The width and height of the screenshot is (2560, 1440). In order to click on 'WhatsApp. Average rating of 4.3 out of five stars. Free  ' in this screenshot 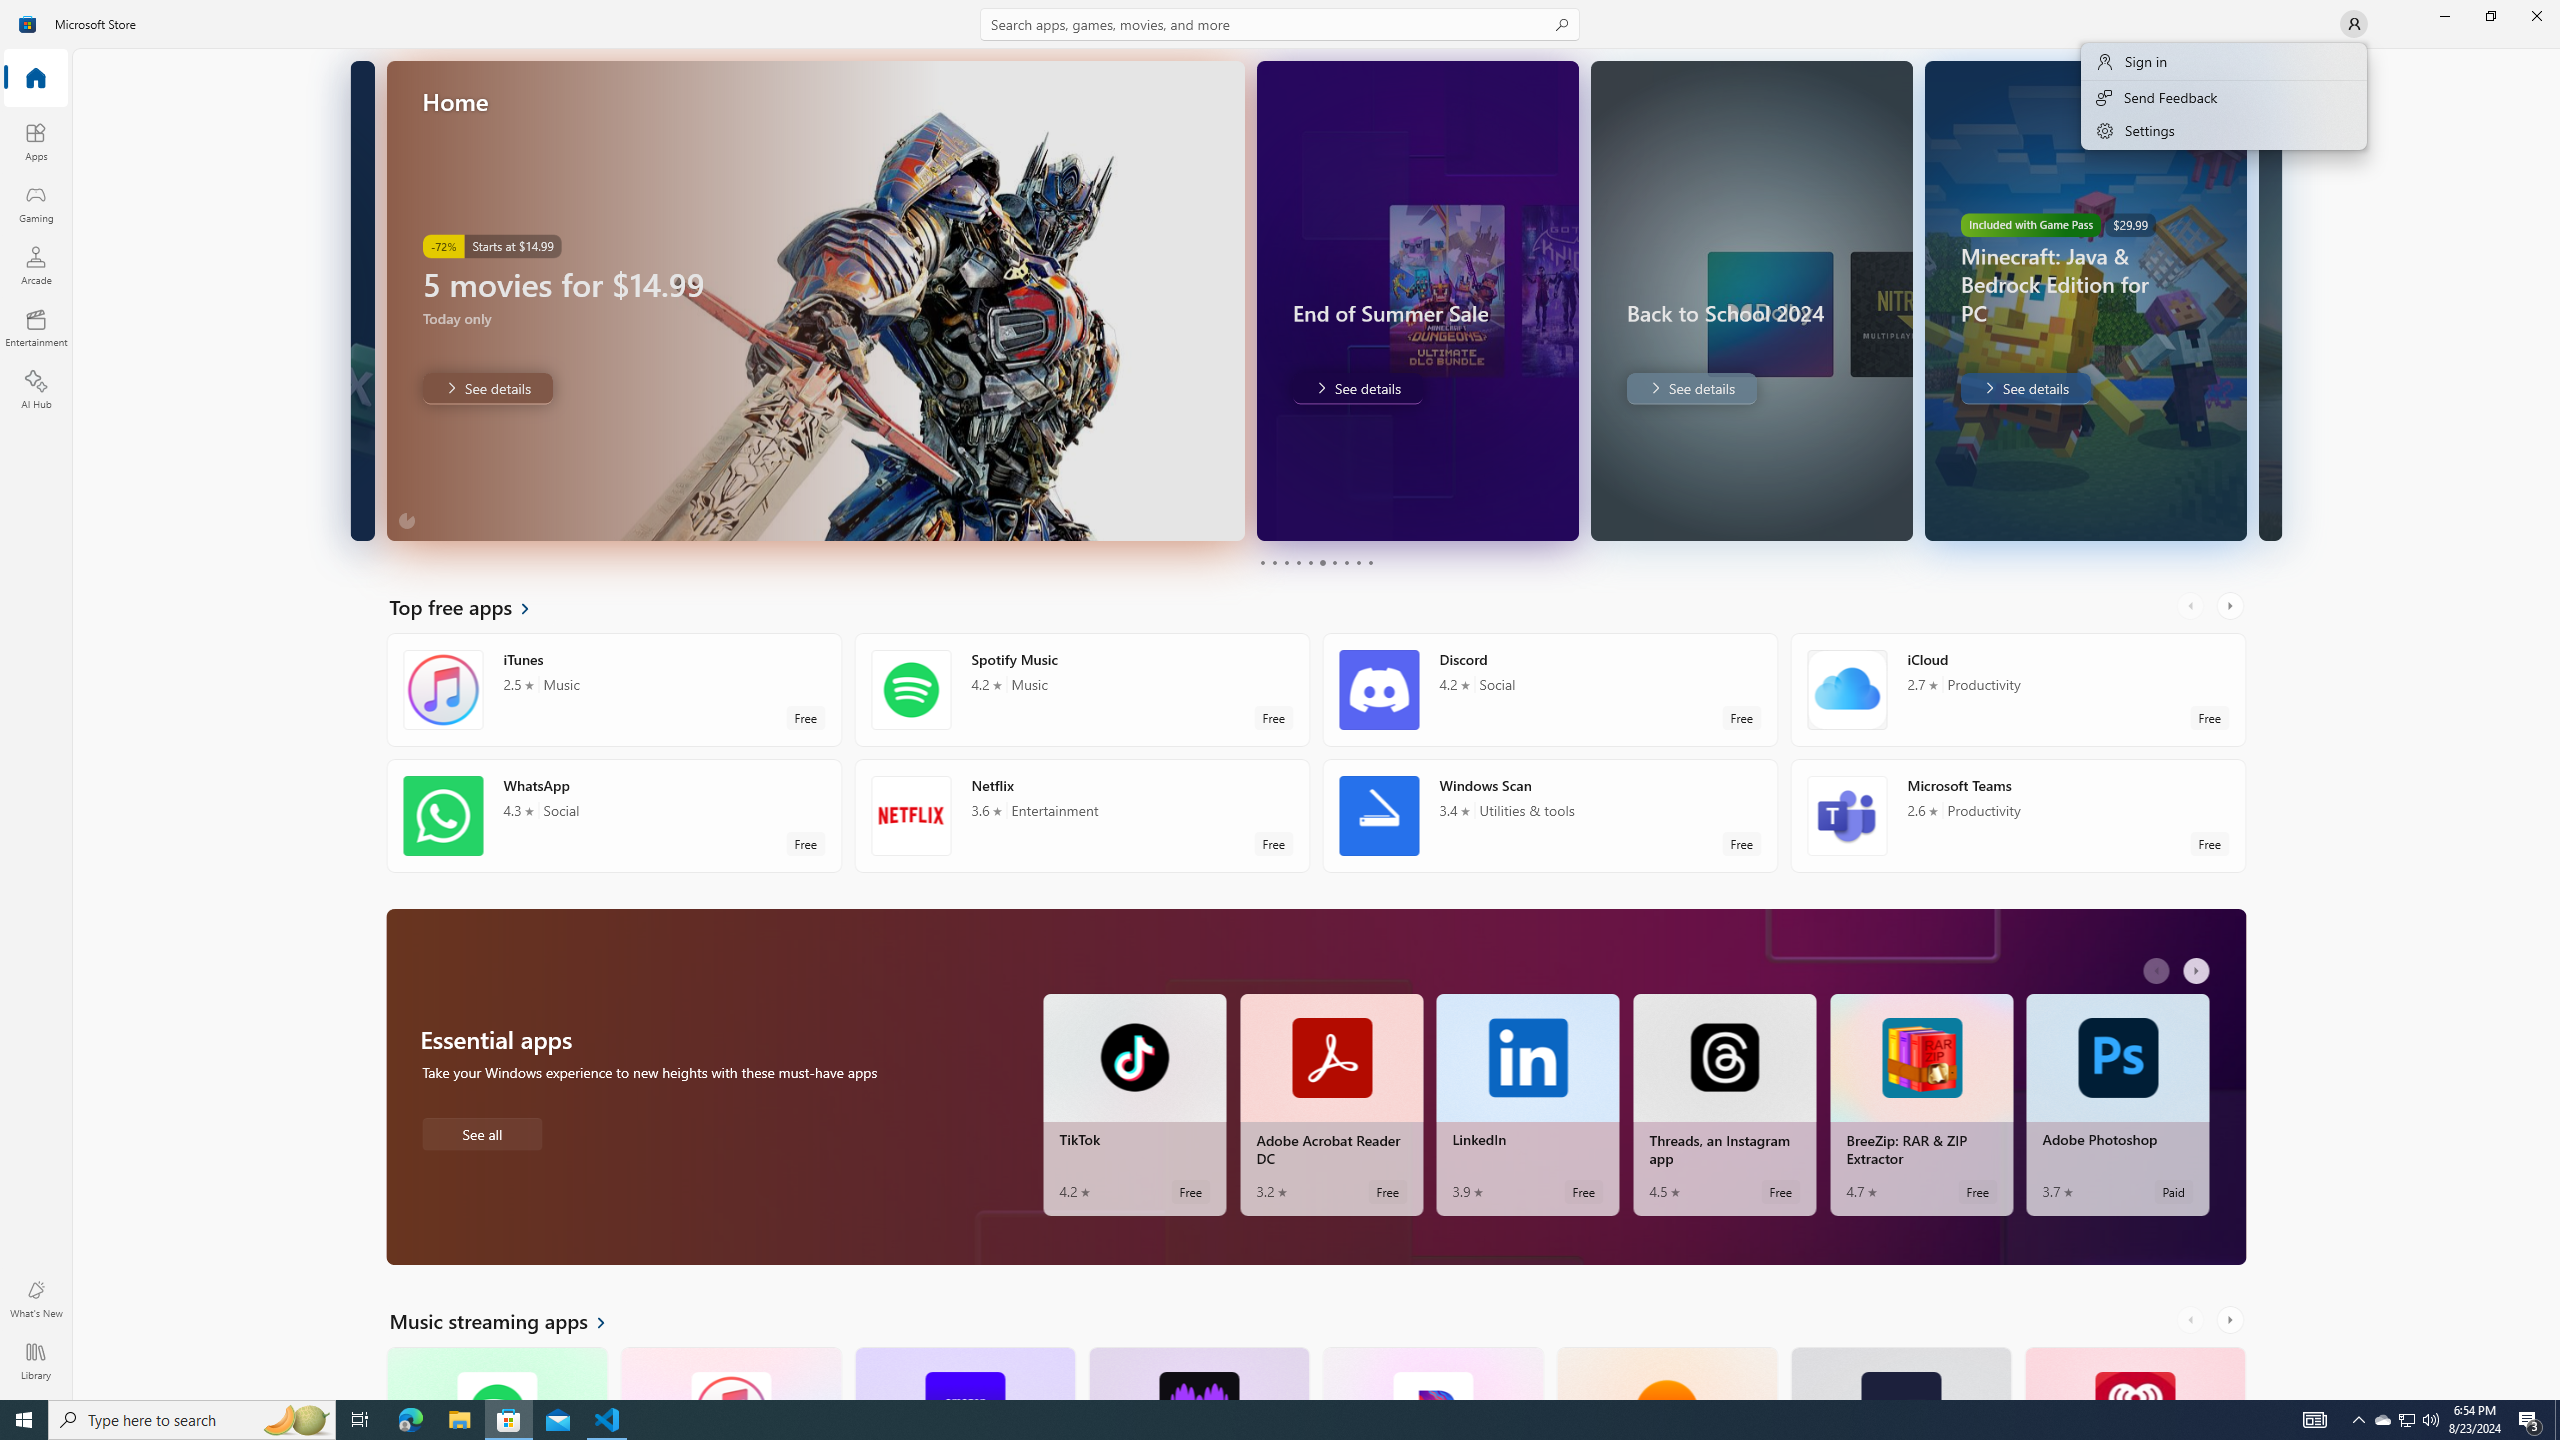, I will do `click(613, 815)`.